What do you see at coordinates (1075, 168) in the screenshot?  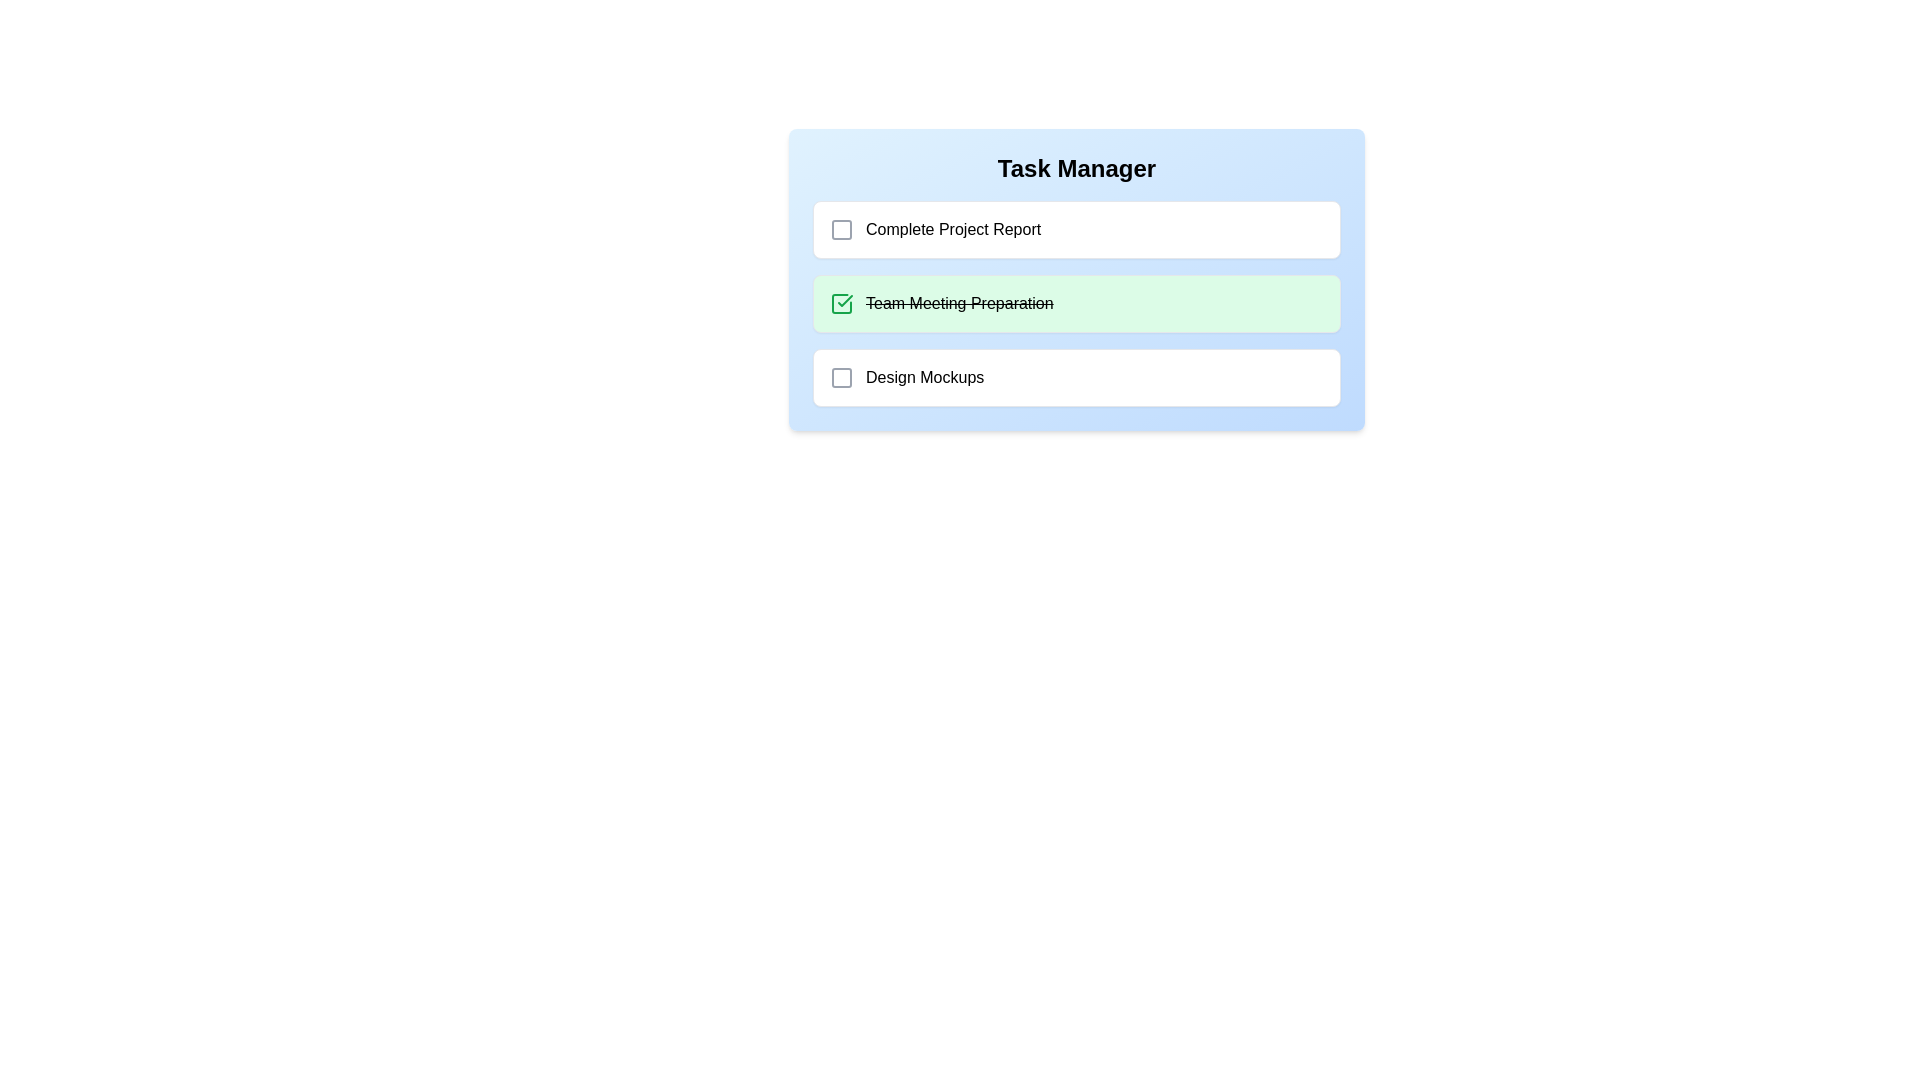 I see `the bold, medium-sized heading with the text 'Task Manager' that is positioned at the top of a card-like layout and visually distinct with a gradient background` at bounding box center [1075, 168].